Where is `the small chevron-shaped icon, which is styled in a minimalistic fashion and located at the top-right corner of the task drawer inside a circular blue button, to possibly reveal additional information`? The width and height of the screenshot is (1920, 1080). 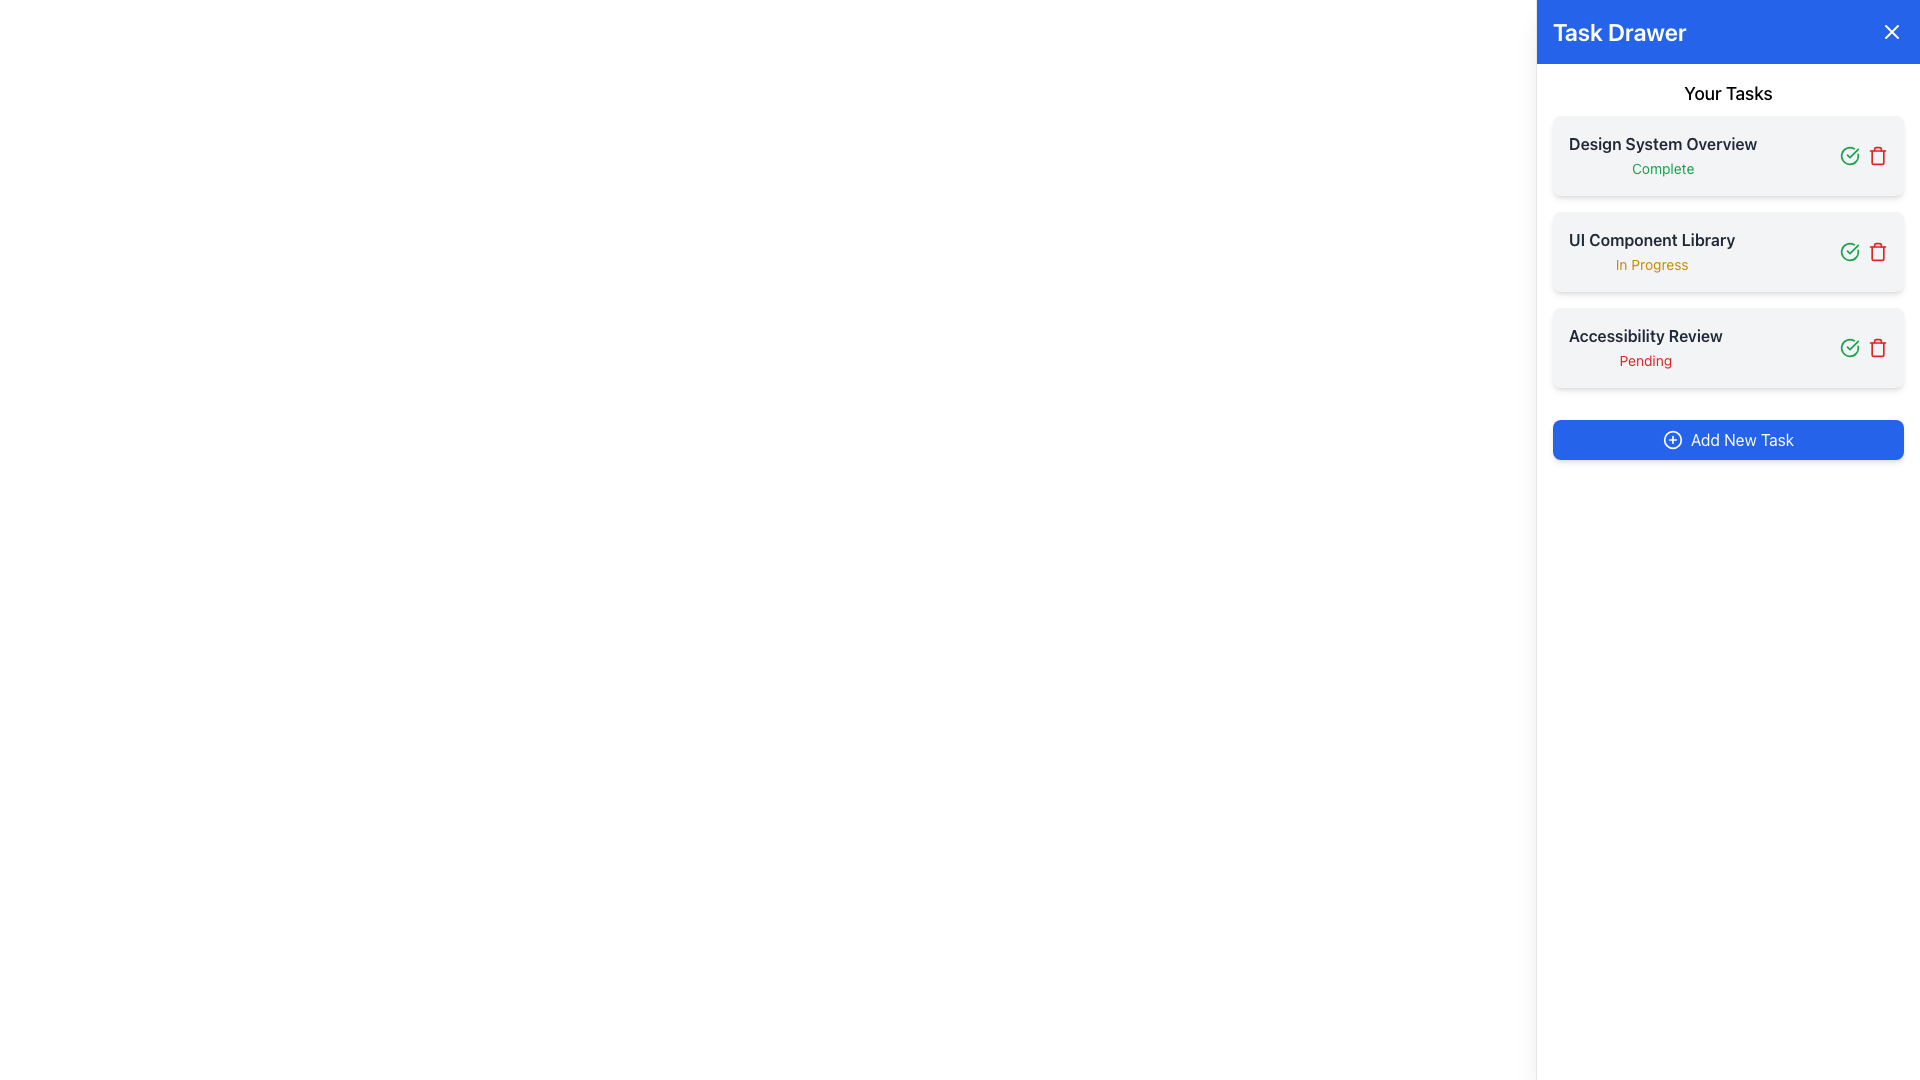 the small chevron-shaped icon, which is styled in a minimalistic fashion and located at the top-right corner of the task drawer inside a circular blue button, to possibly reveal additional information is located at coordinates (1879, 39).